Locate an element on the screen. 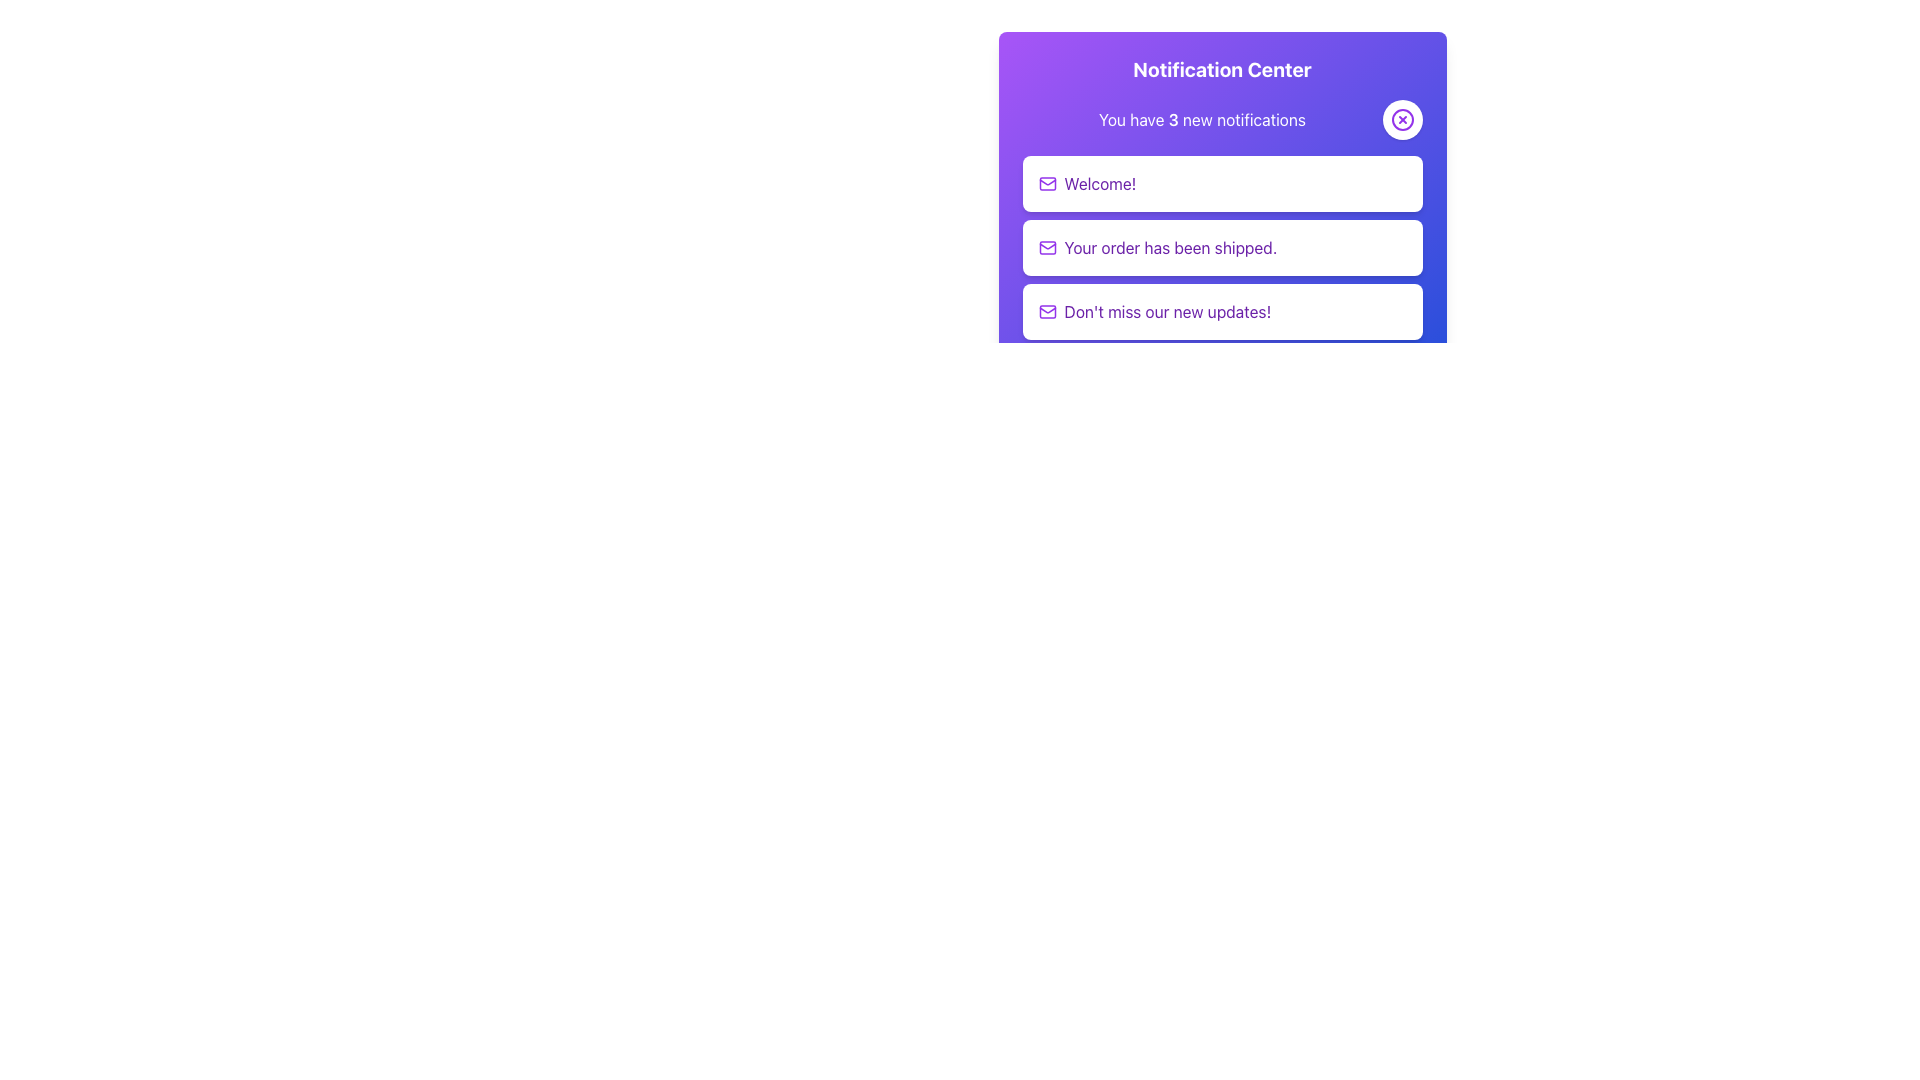  mail or messages icon located to the left of the notification text 'Don't miss our new updates!' in the lower notification box is located at coordinates (1046, 312).